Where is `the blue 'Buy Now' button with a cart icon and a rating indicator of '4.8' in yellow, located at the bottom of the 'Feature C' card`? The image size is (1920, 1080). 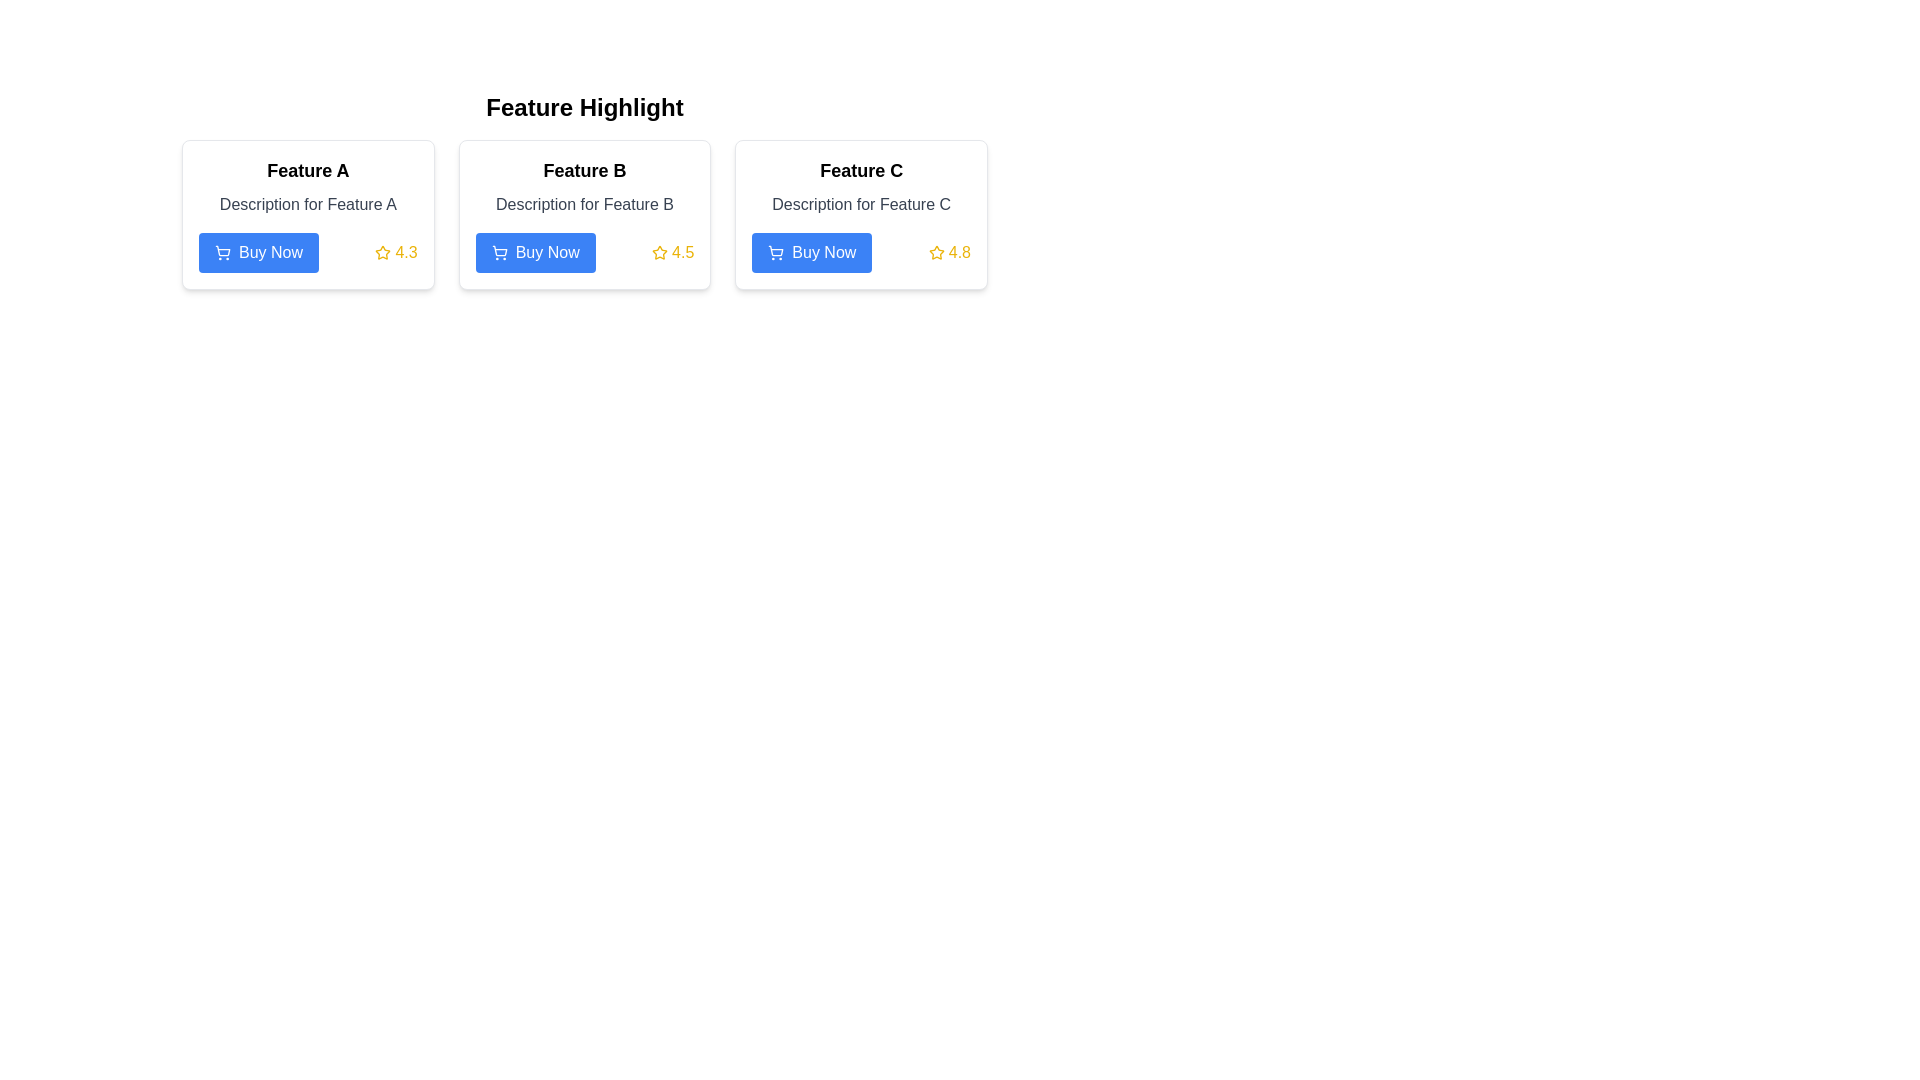
the blue 'Buy Now' button with a cart icon and a rating indicator of '4.8' in yellow, located at the bottom of the 'Feature C' card is located at coordinates (861, 252).